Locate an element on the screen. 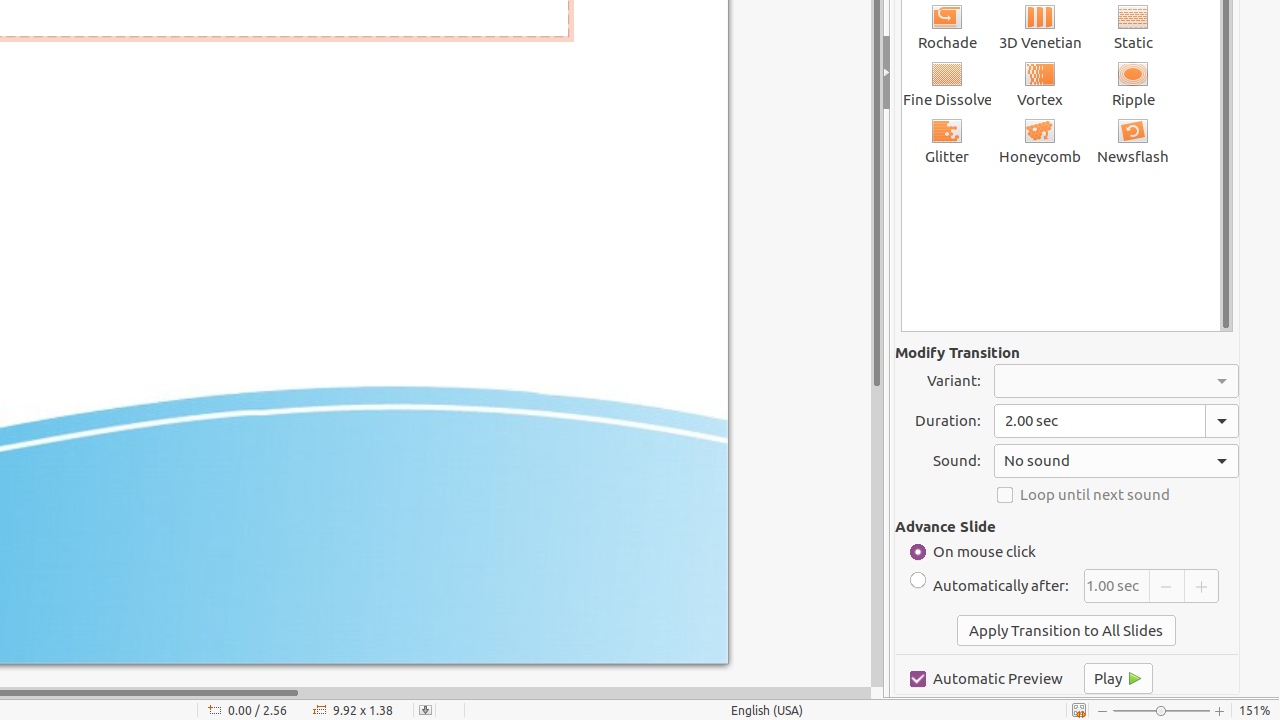 The image size is (1280, 720). 'Automatic Preview' is located at coordinates (986, 677).